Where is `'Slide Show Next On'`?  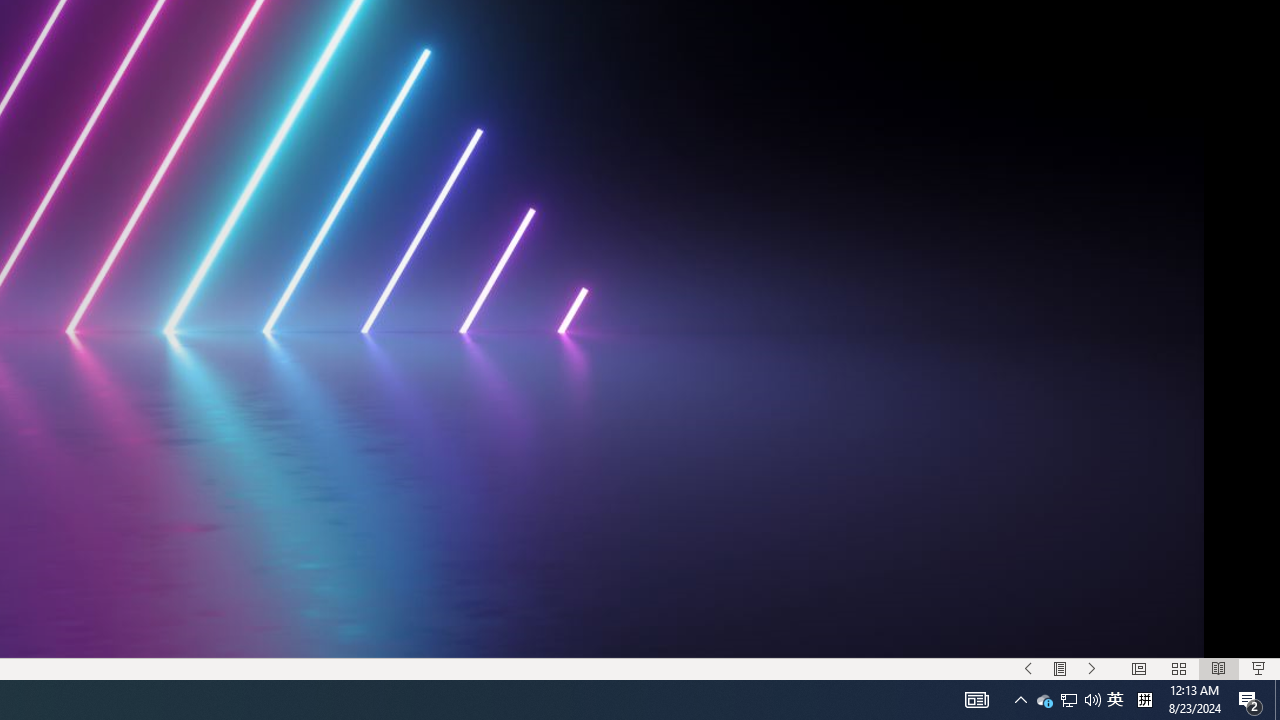 'Slide Show Next On' is located at coordinates (1091, 669).